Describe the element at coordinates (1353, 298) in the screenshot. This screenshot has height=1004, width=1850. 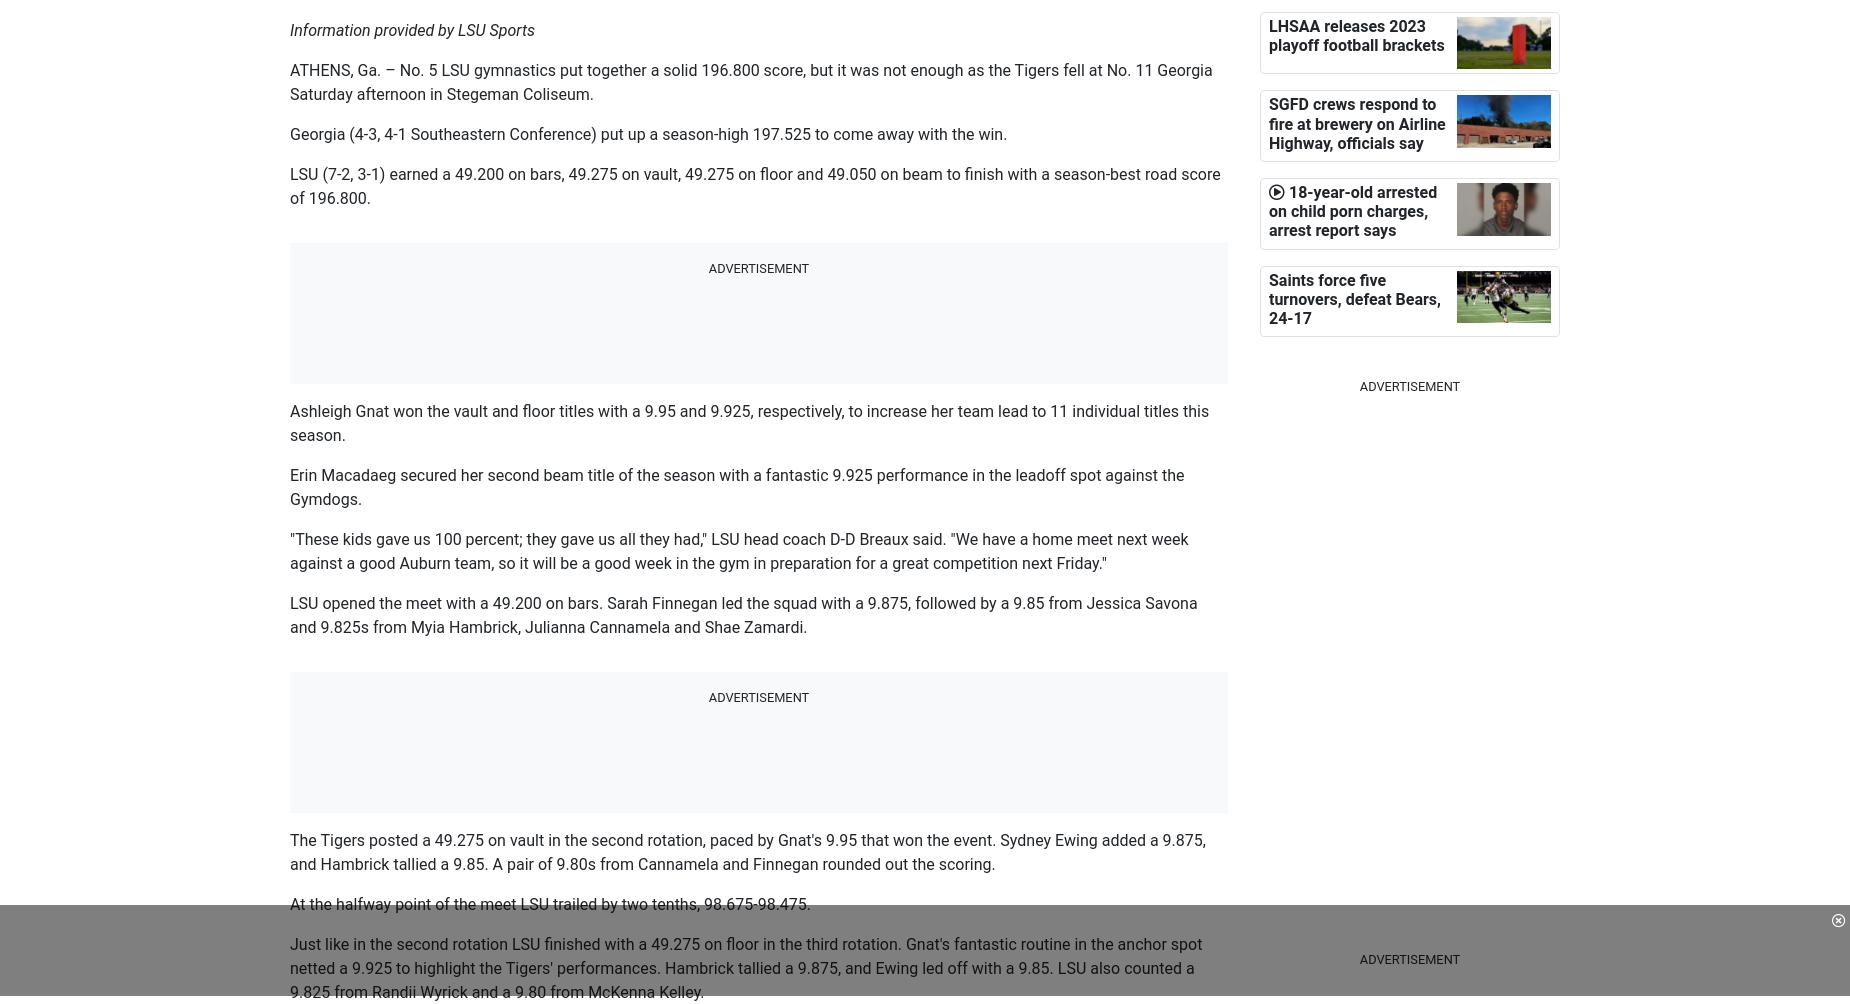
I see `'Saints force five turnovers, defeat Bears, 24-17'` at that location.